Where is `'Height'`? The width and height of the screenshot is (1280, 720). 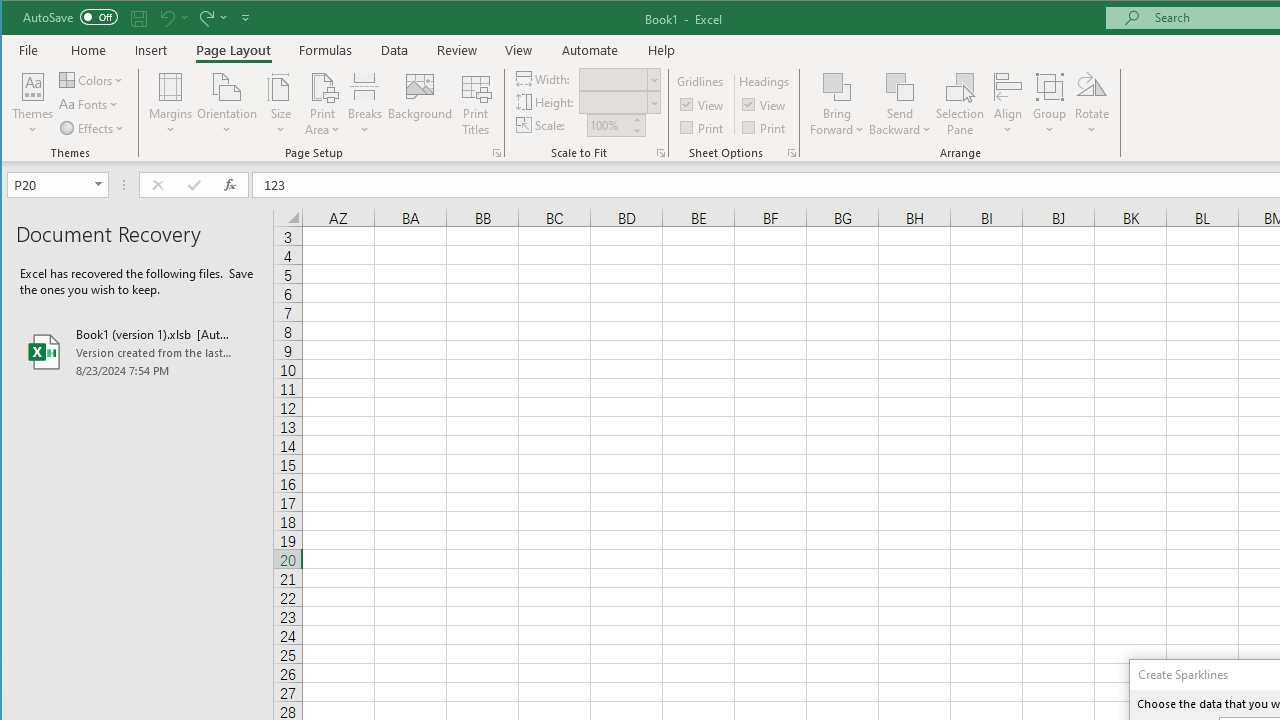 'Height' is located at coordinates (612, 102).